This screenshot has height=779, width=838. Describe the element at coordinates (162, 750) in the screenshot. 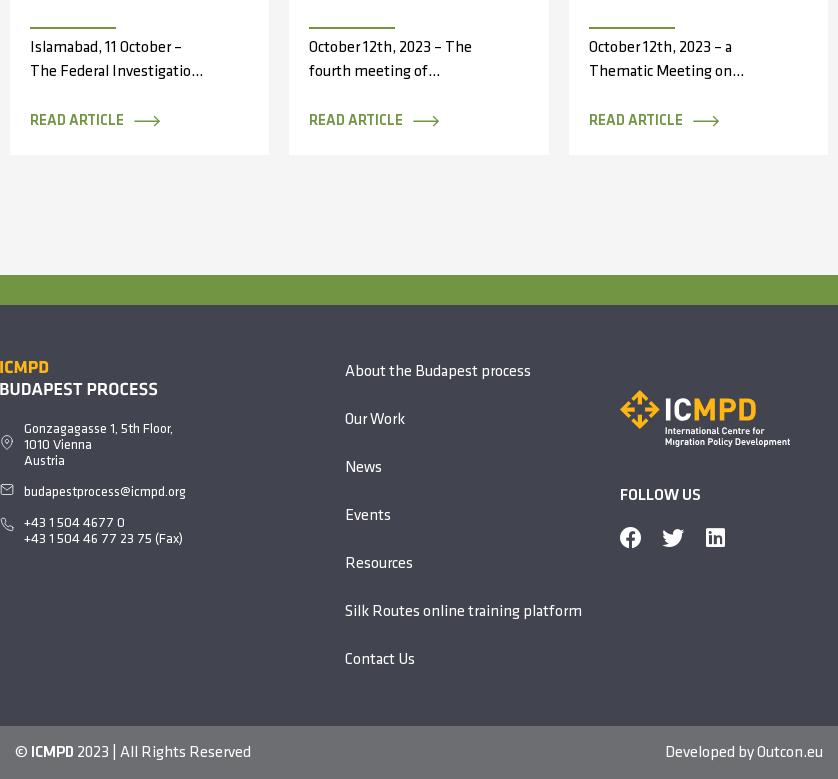

I see `'2023 | All Rights Reserved'` at that location.